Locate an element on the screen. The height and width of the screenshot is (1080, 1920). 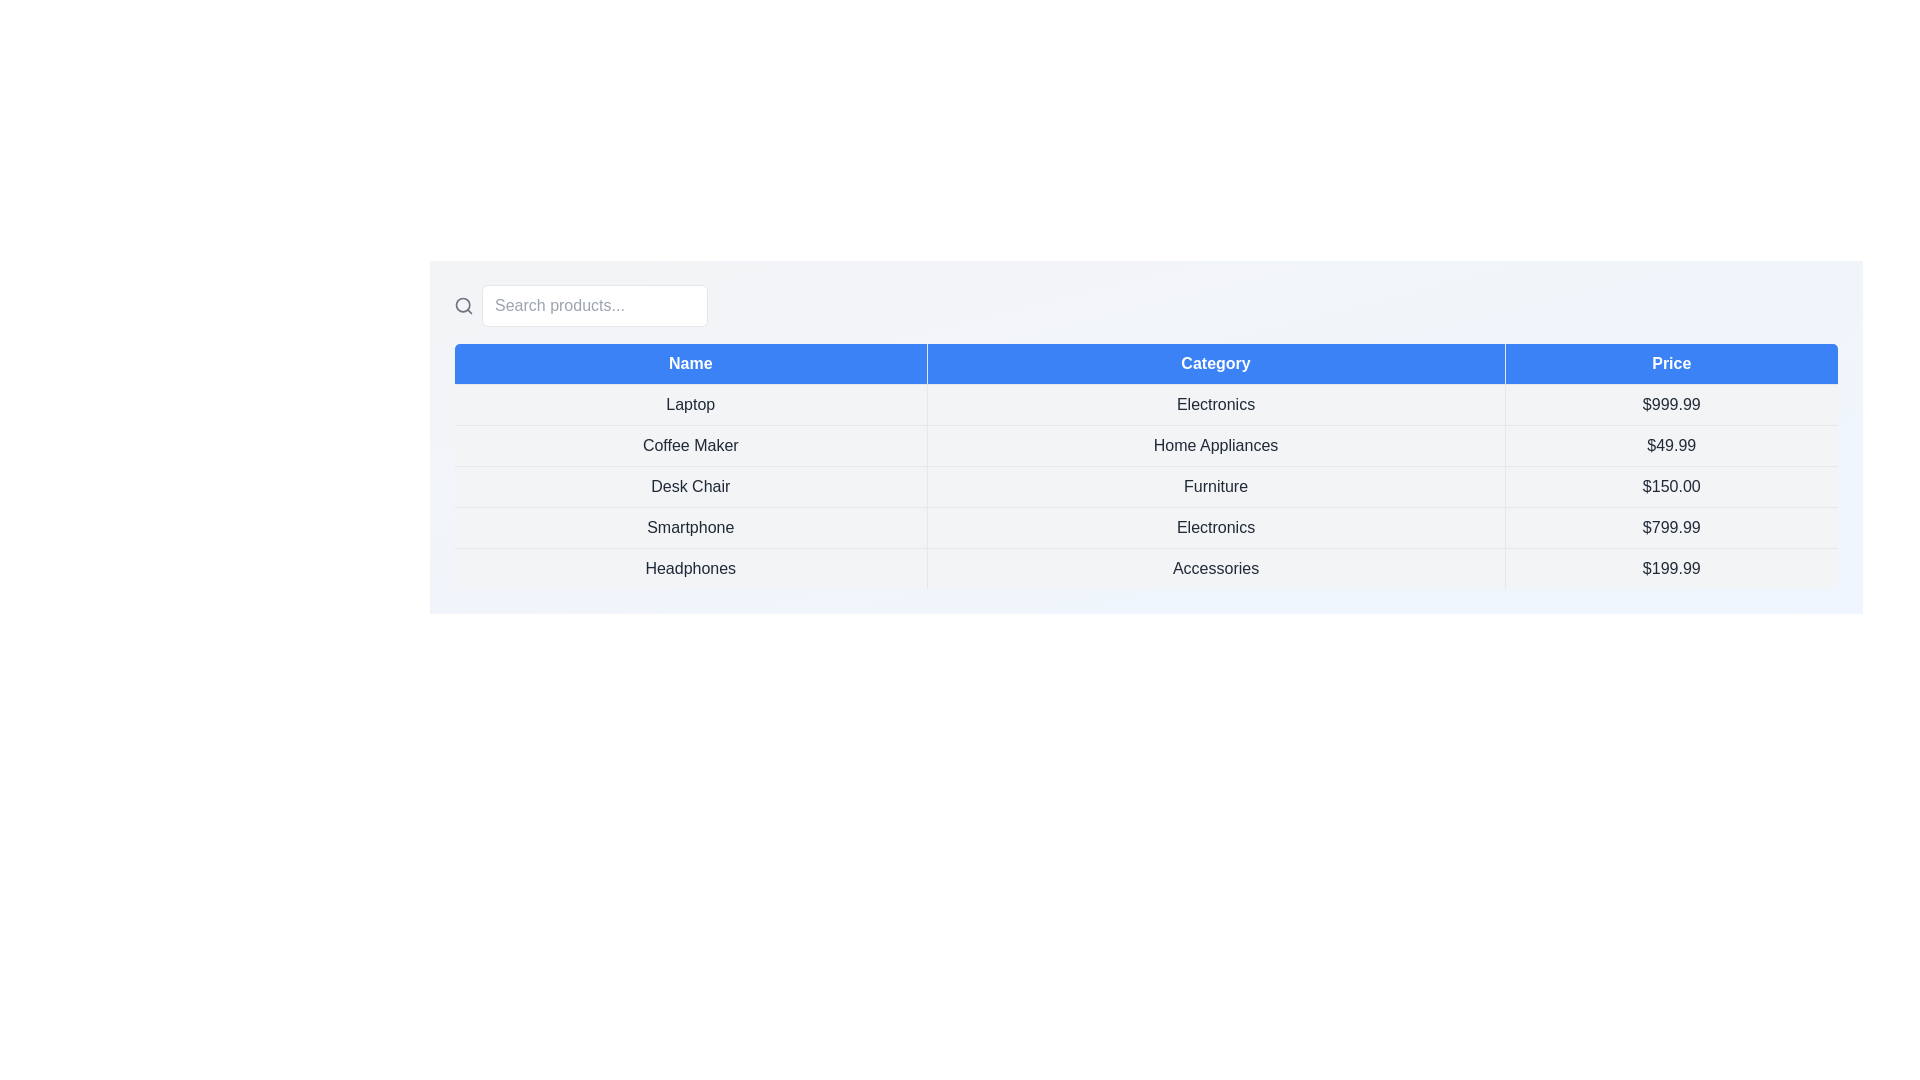
the second row of the product listing table is located at coordinates (1146, 445).